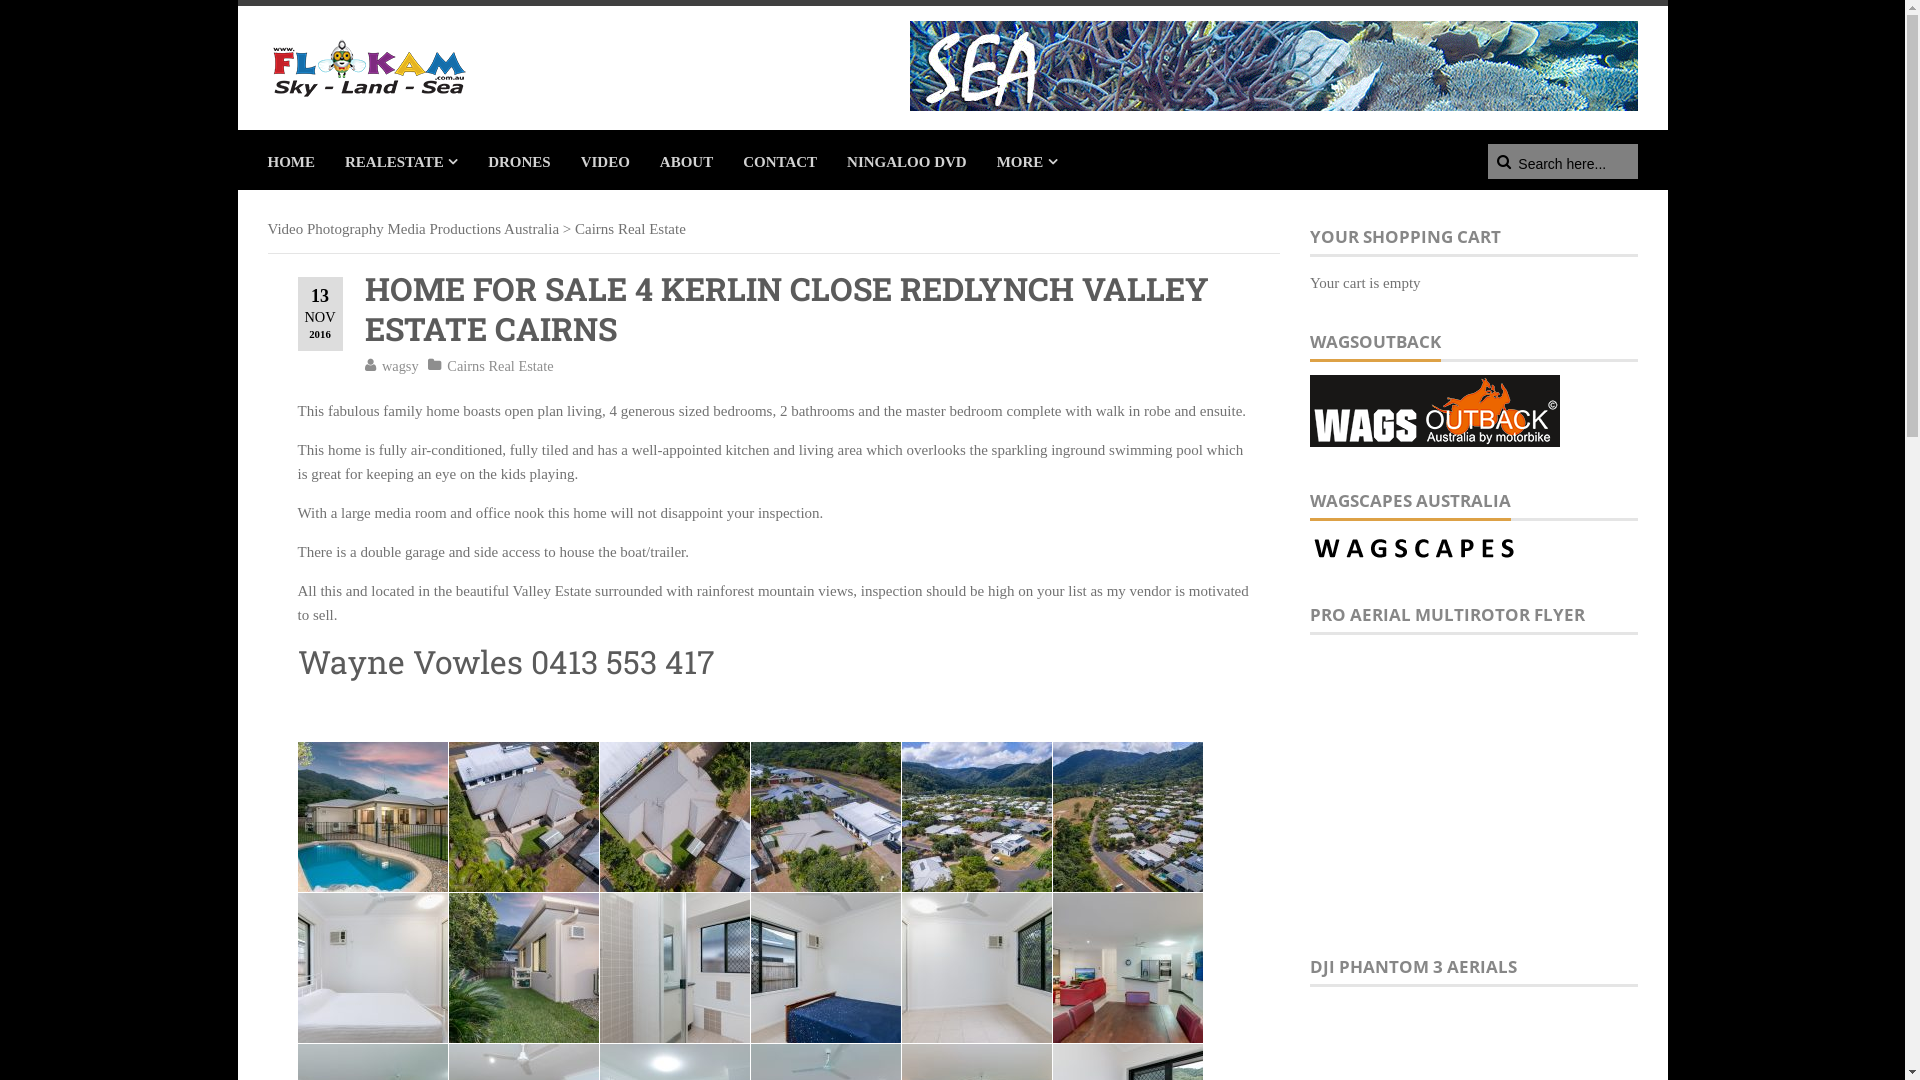 The height and width of the screenshot is (1080, 1920). Describe the element at coordinates (727, 158) in the screenshot. I see `'CONTACT'` at that location.